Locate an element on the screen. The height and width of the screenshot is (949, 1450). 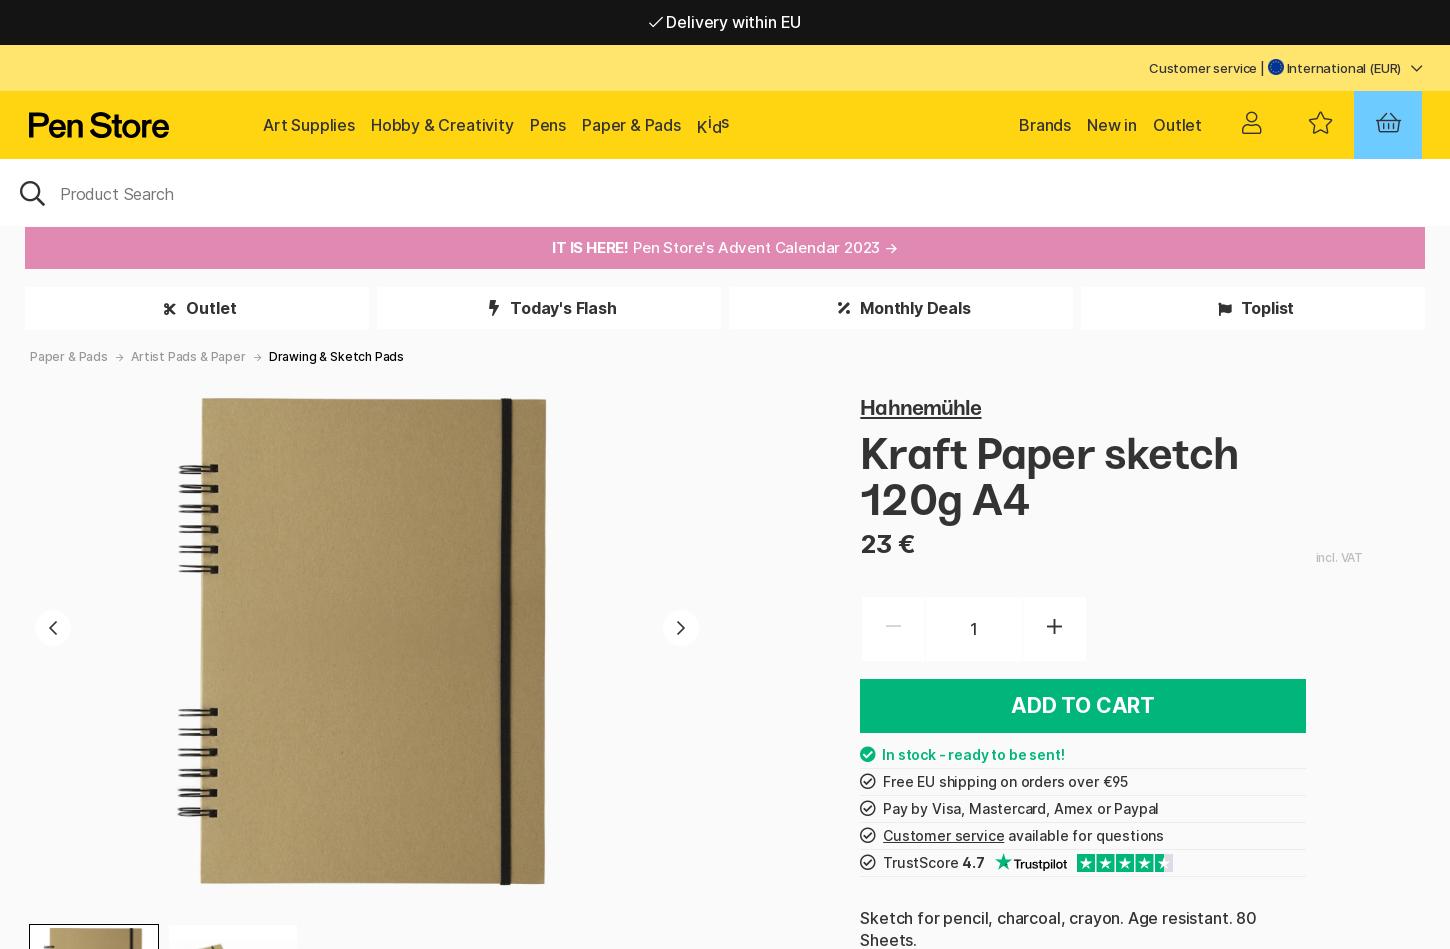
'Monthly Deals' is located at coordinates (912, 307).